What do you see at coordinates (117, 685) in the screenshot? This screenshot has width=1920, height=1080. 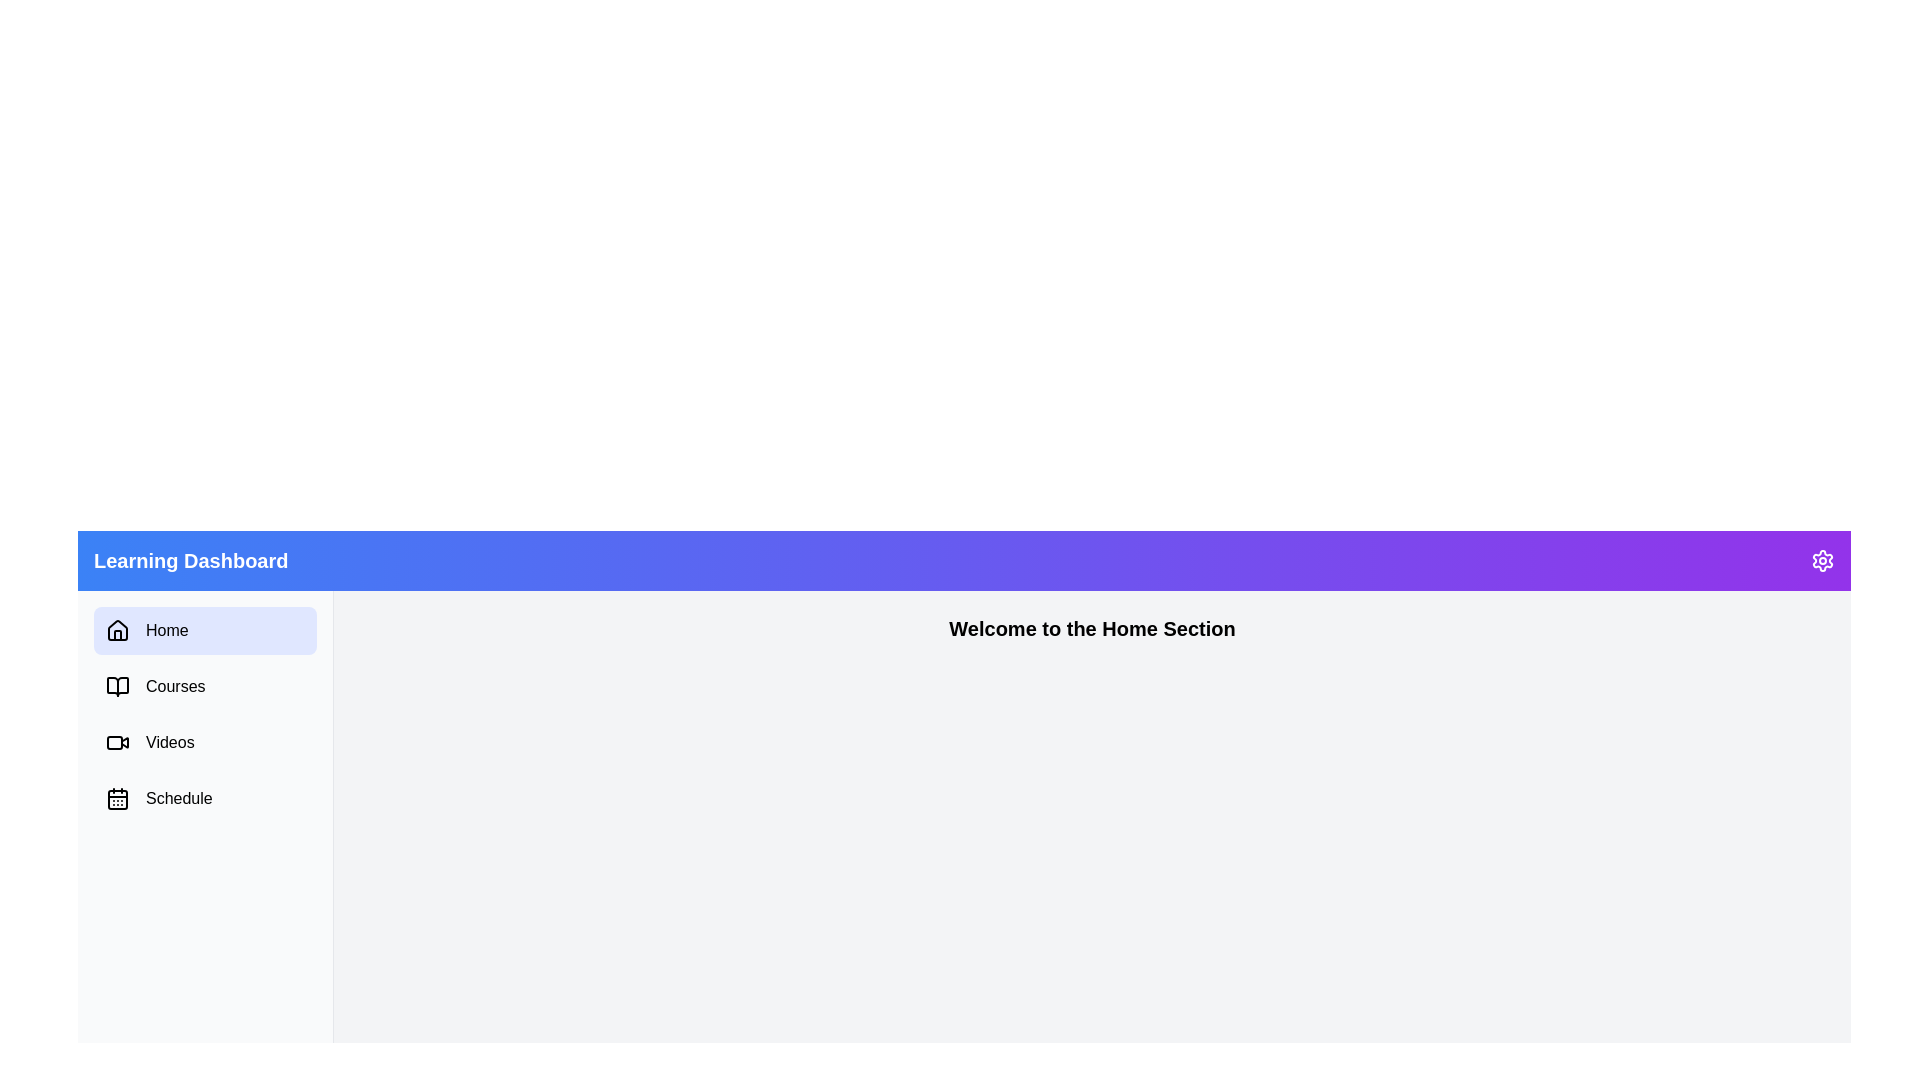 I see `the left-facing open book icon in the navigation menu` at bounding box center [117, 685].